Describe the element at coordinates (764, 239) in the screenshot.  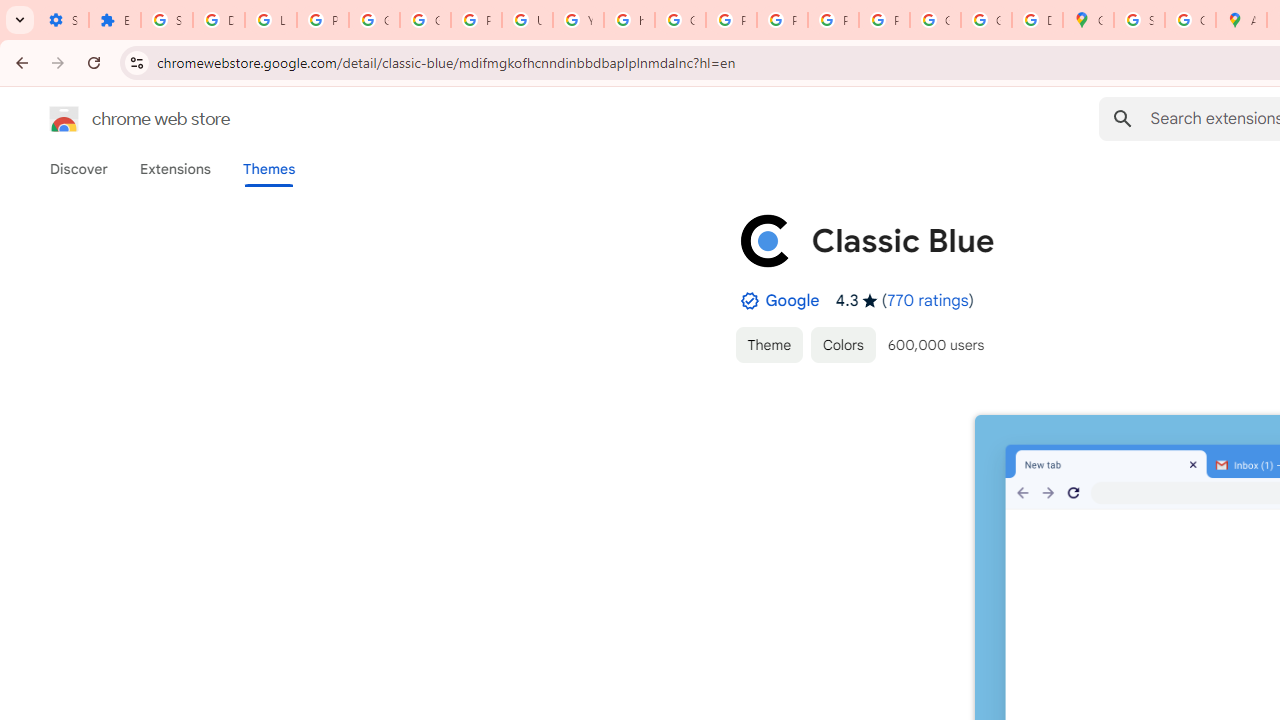
I see `'Item logo image for Classic Blue'` at that location.